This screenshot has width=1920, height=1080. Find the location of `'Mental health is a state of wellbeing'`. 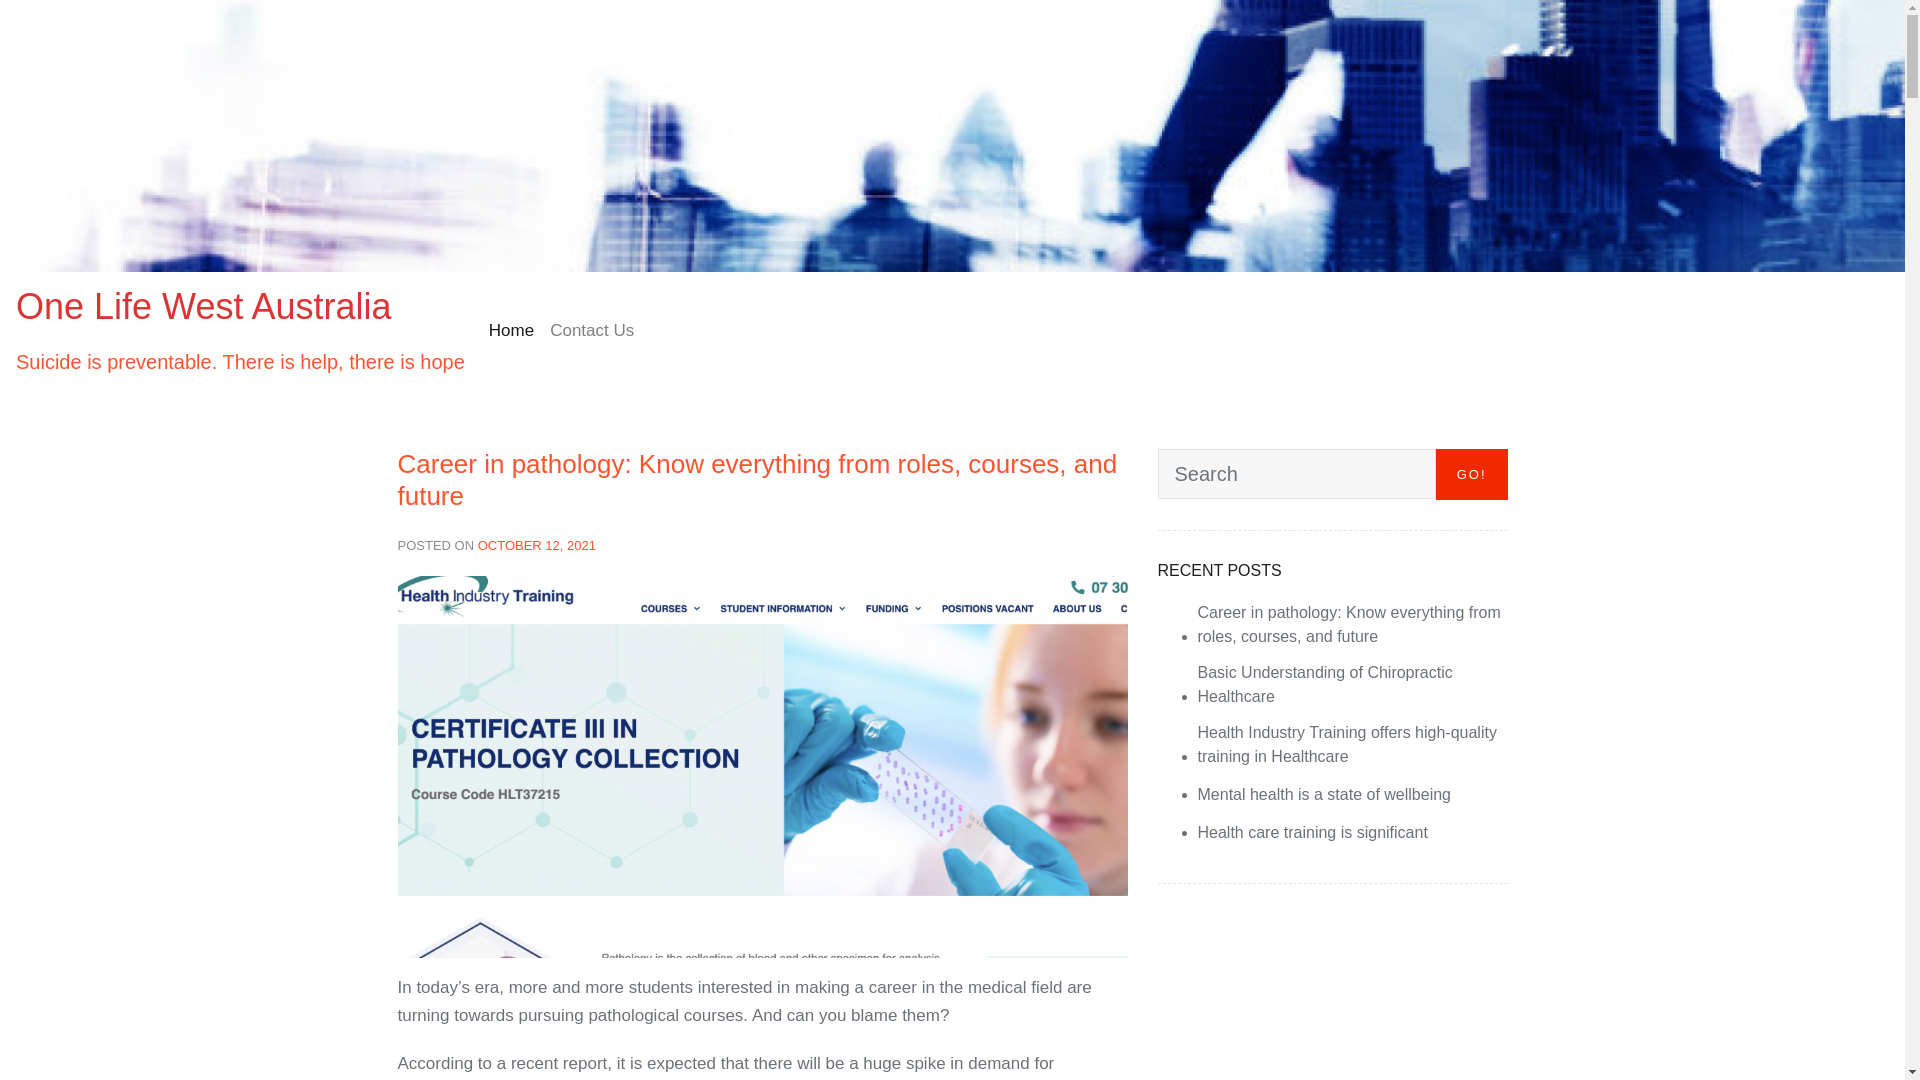

'Mental health is a state of wellbeing' is located at coordinates (1324, 793).